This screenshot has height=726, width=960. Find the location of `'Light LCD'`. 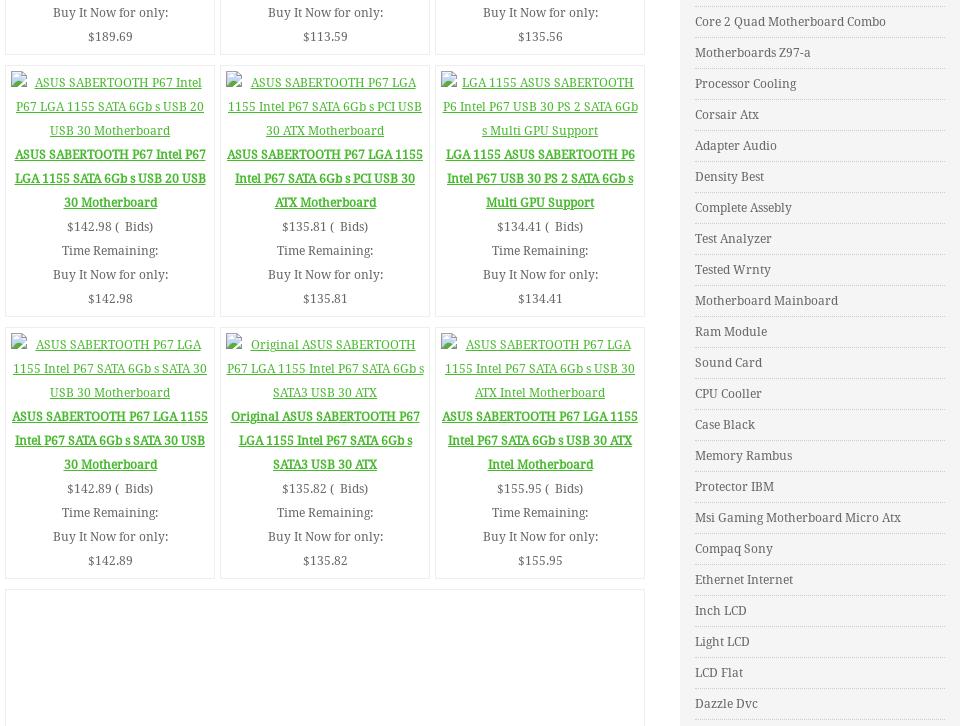

'Light LCD' is located at coordinates (695, 641).